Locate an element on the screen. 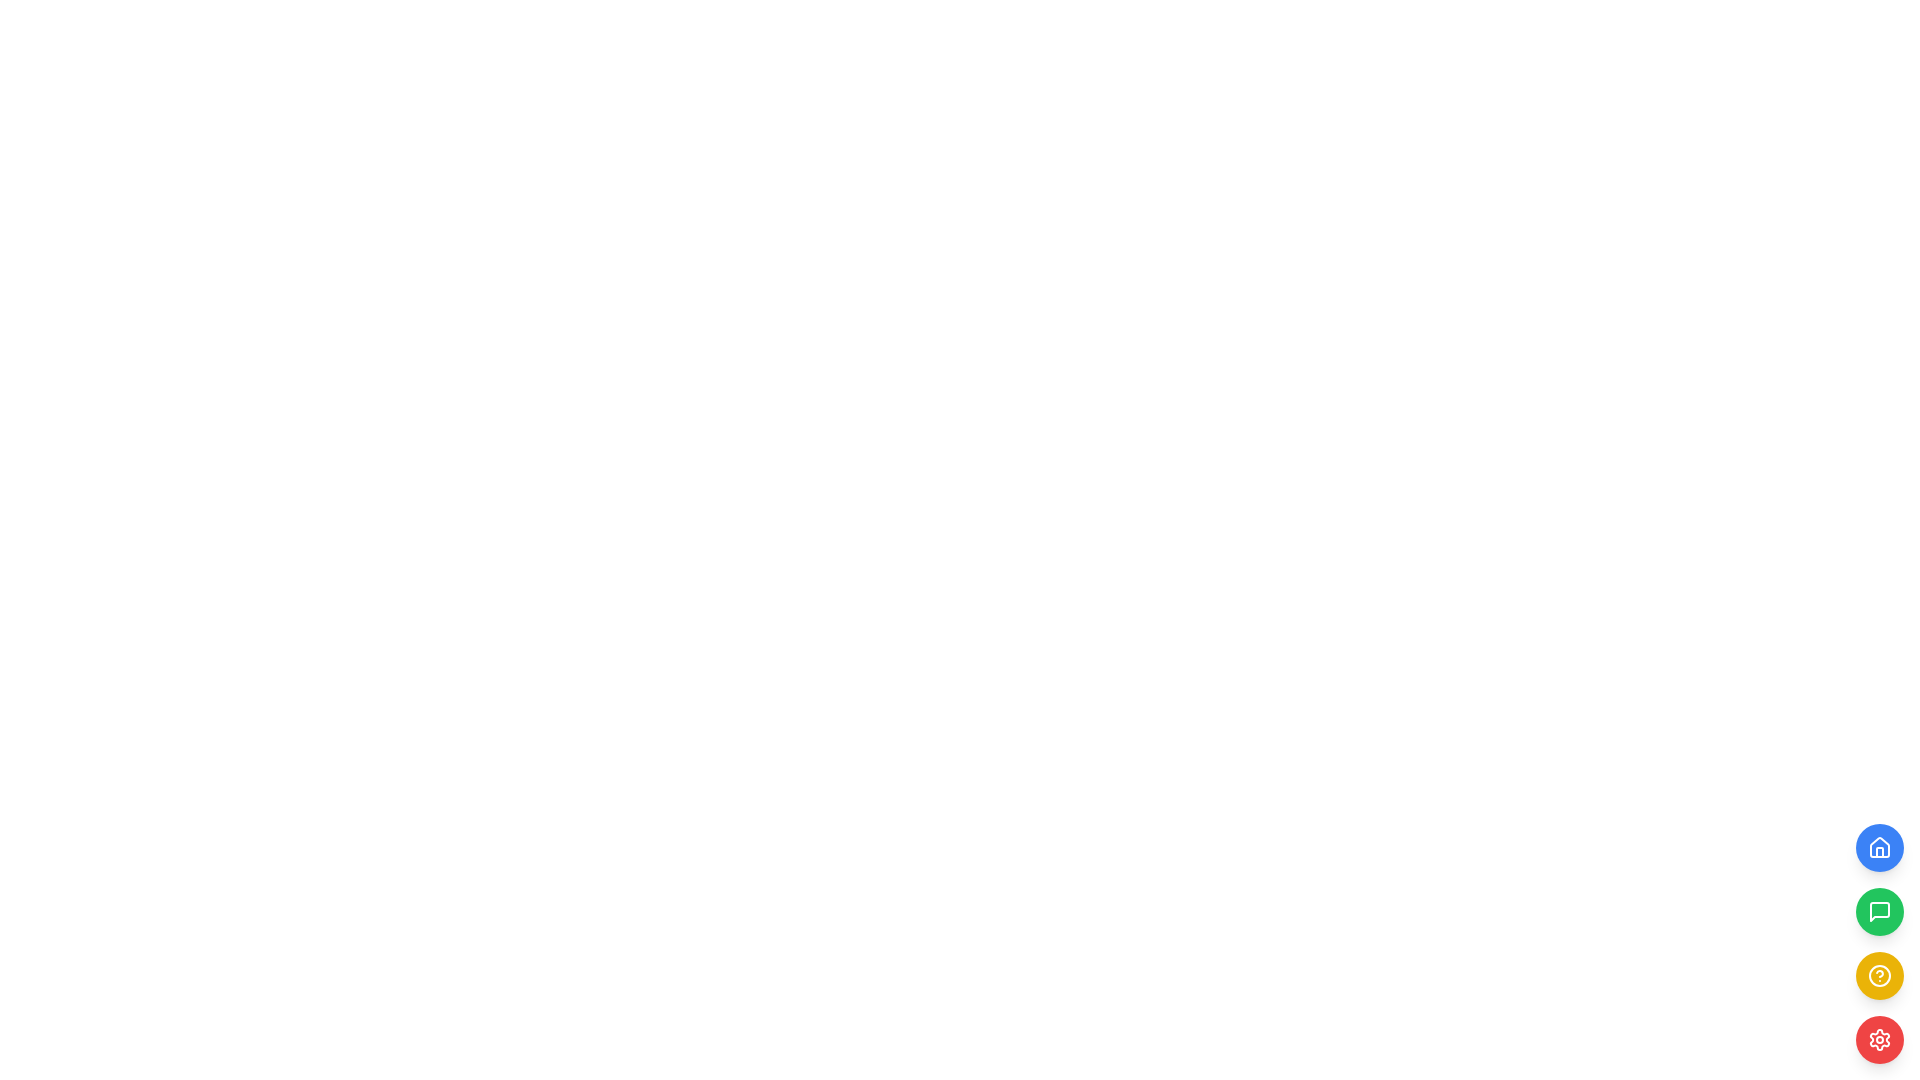 The image size is (1920, 1080). the third circular button in a vertical row of four buttons, located below the green chat icon and above the red settings button is located at coordinates (1879, 944).